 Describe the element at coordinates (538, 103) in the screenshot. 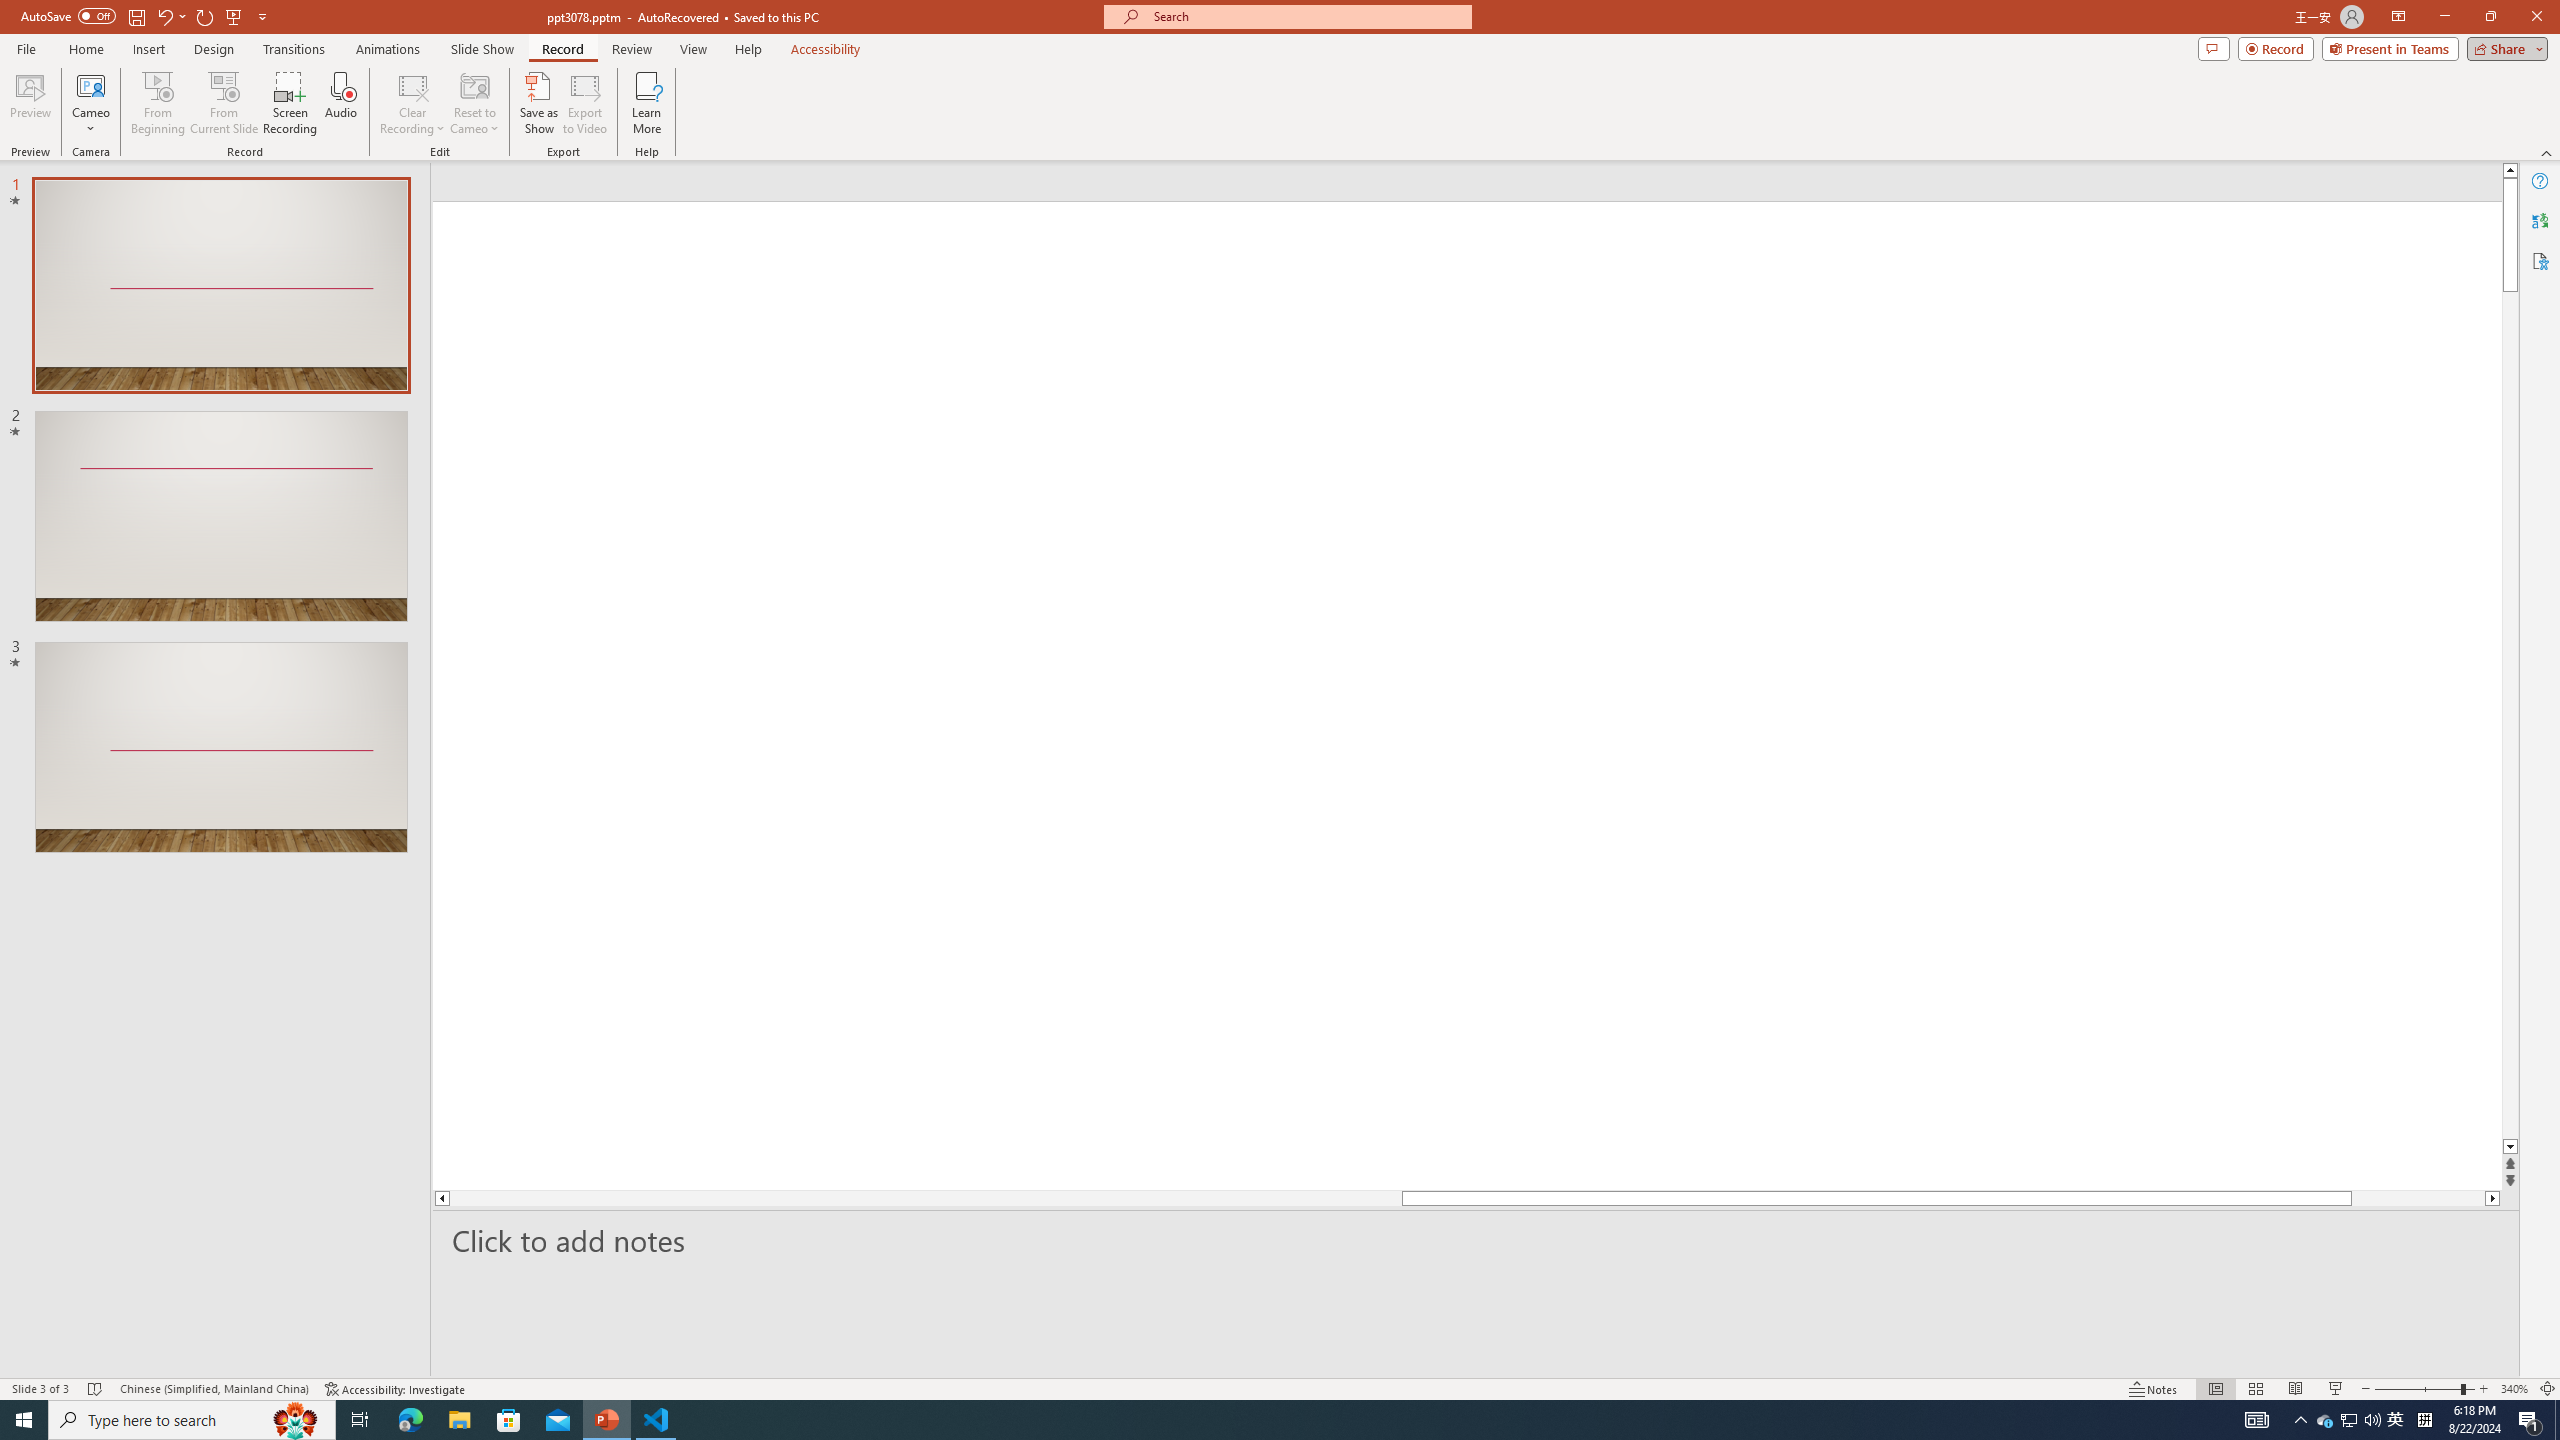

I see `'Save as Show'` at that location.